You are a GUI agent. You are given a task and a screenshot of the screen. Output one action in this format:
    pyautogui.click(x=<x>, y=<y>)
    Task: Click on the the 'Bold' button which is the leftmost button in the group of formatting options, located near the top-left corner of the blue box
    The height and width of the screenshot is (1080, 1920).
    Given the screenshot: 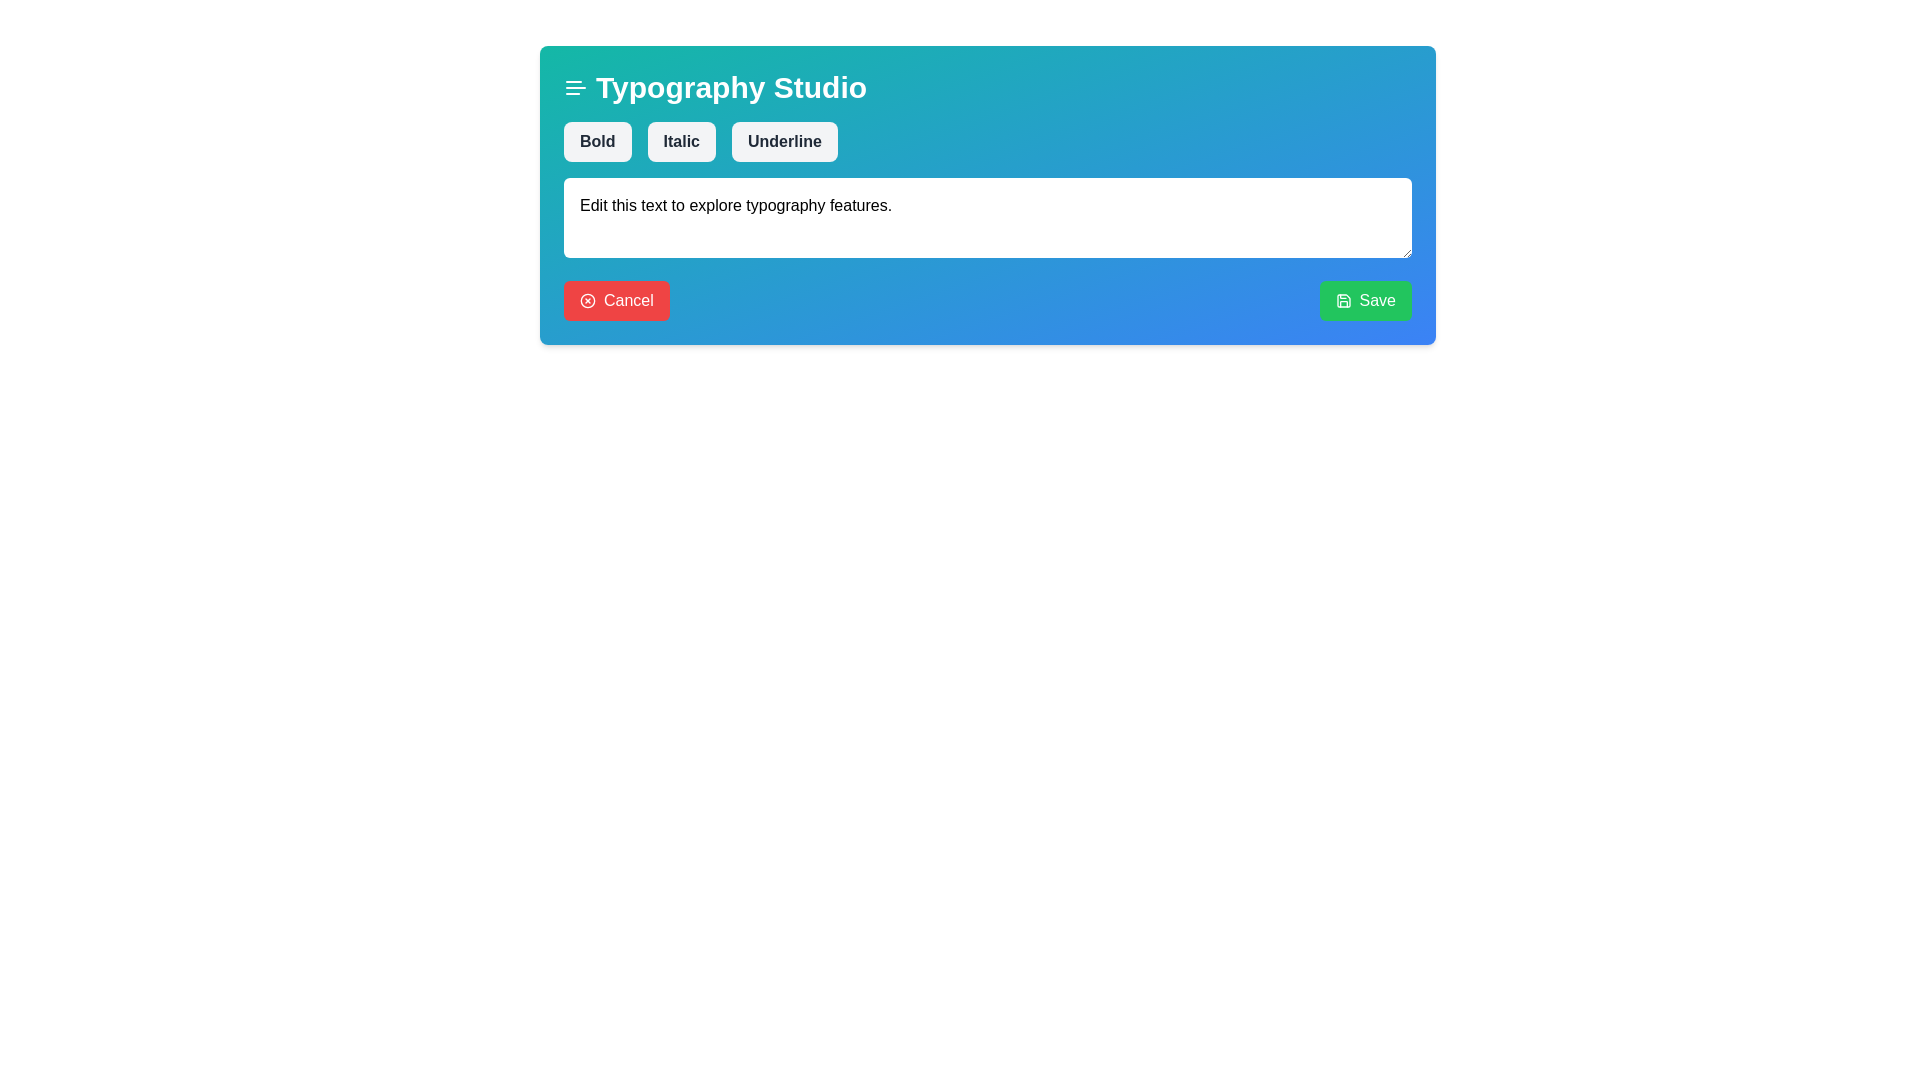 What is the action you would take?
    pyautogui.click(x=596, y=141)
    